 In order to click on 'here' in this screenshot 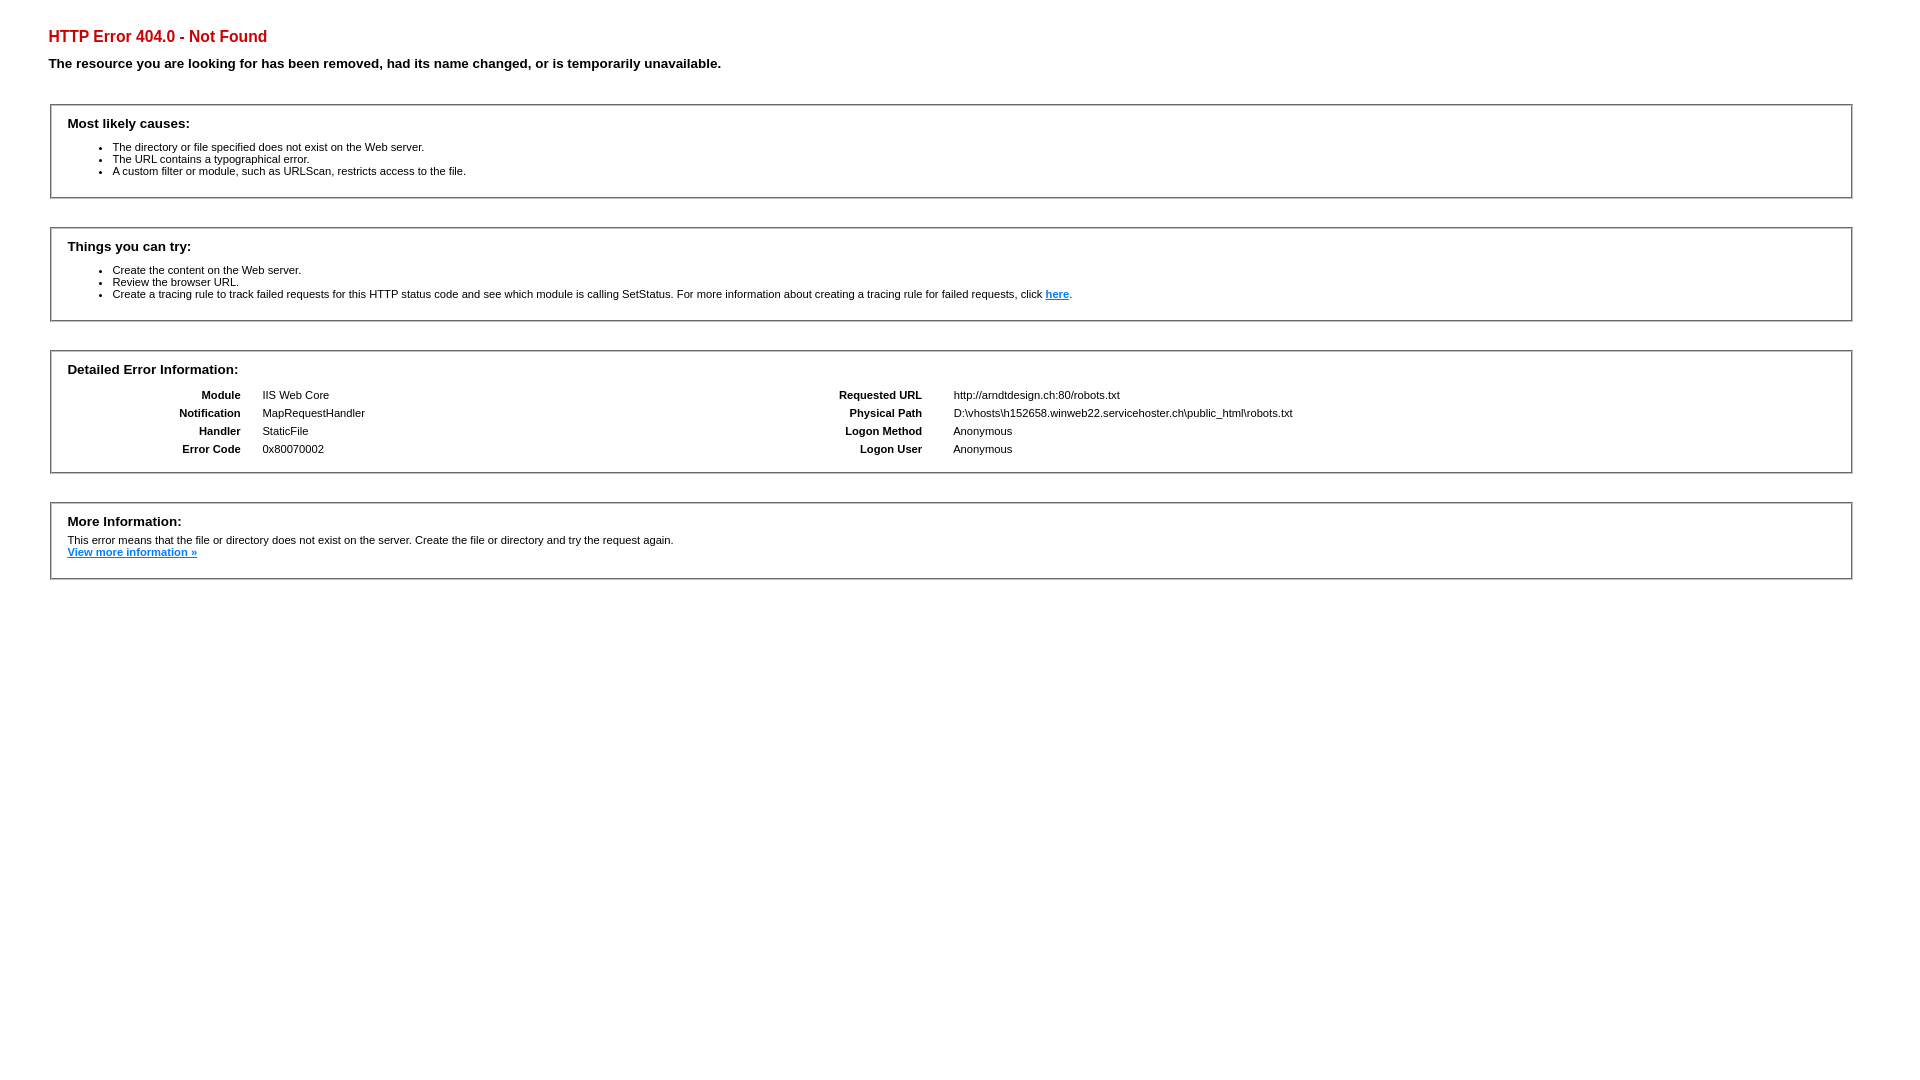, I will do `click(1056, 293)`.